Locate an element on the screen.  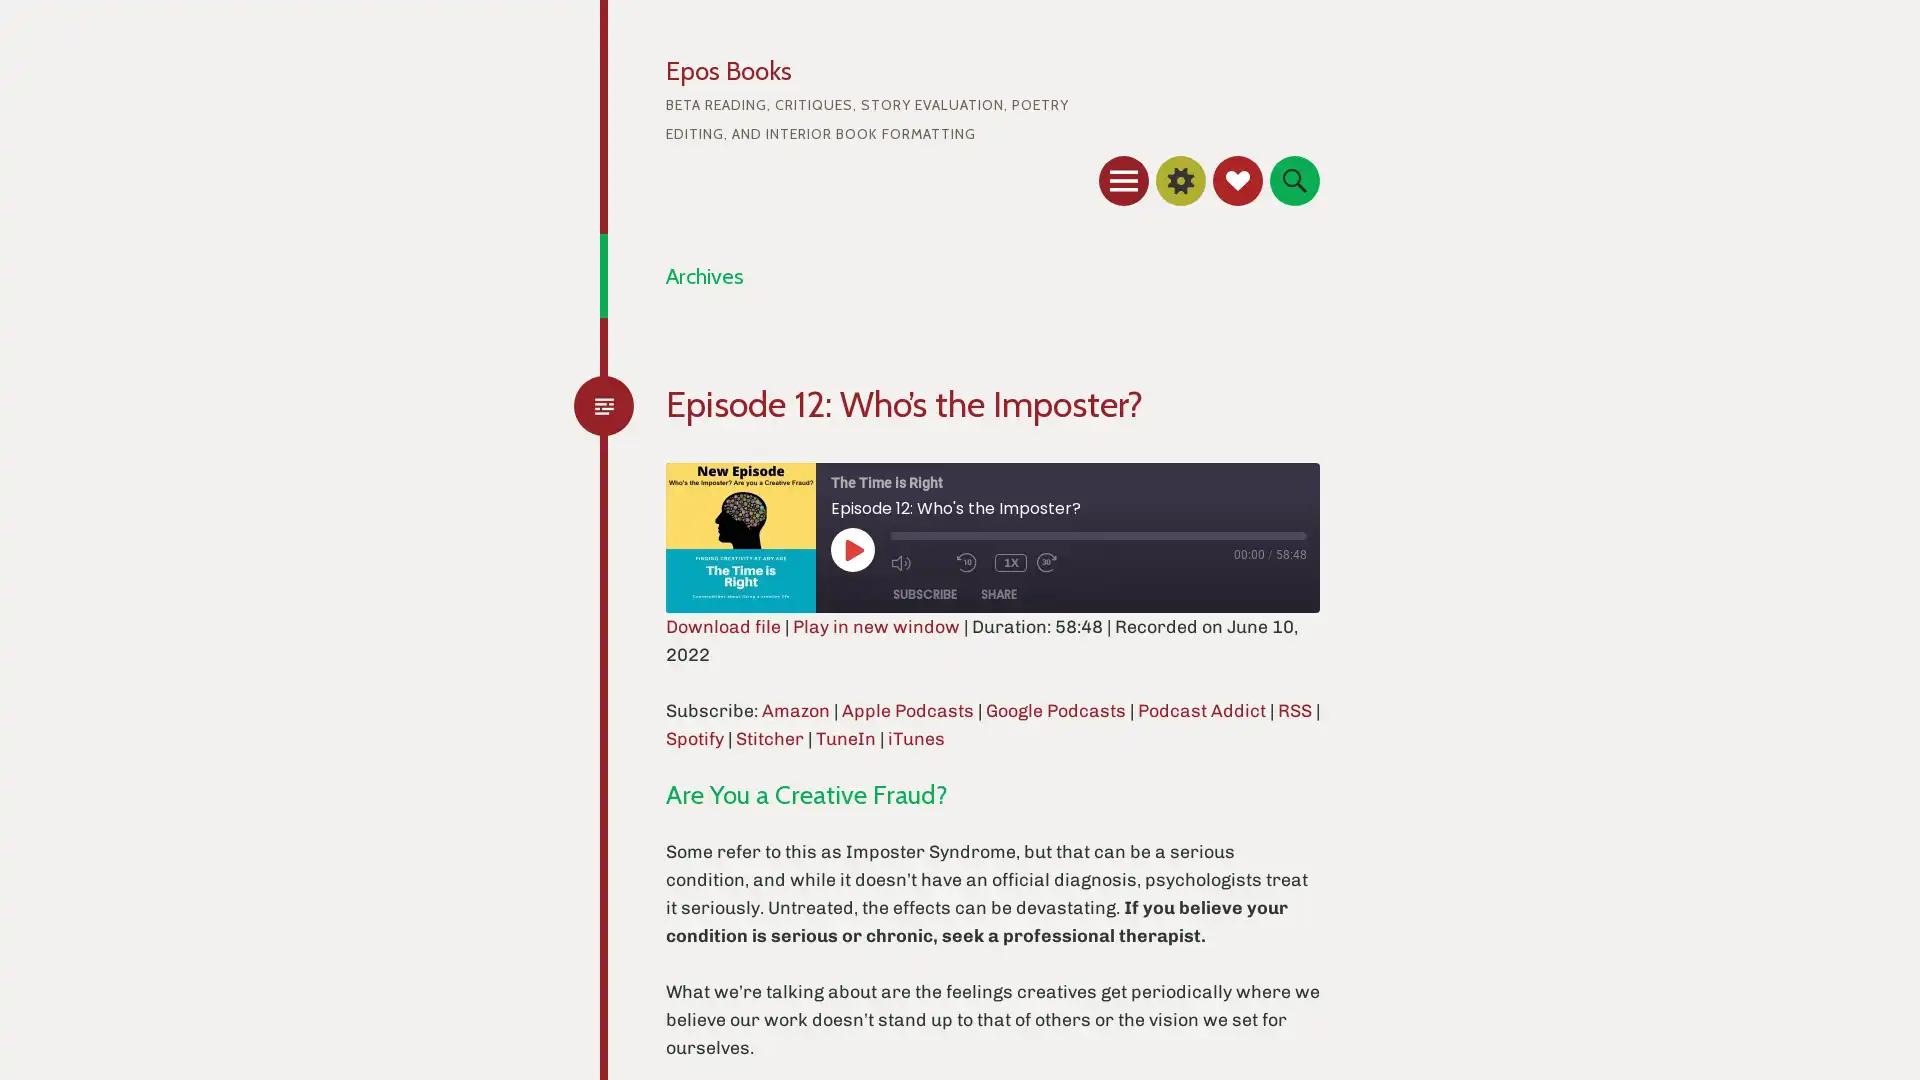
1X is located at coordinates (1011, 562).